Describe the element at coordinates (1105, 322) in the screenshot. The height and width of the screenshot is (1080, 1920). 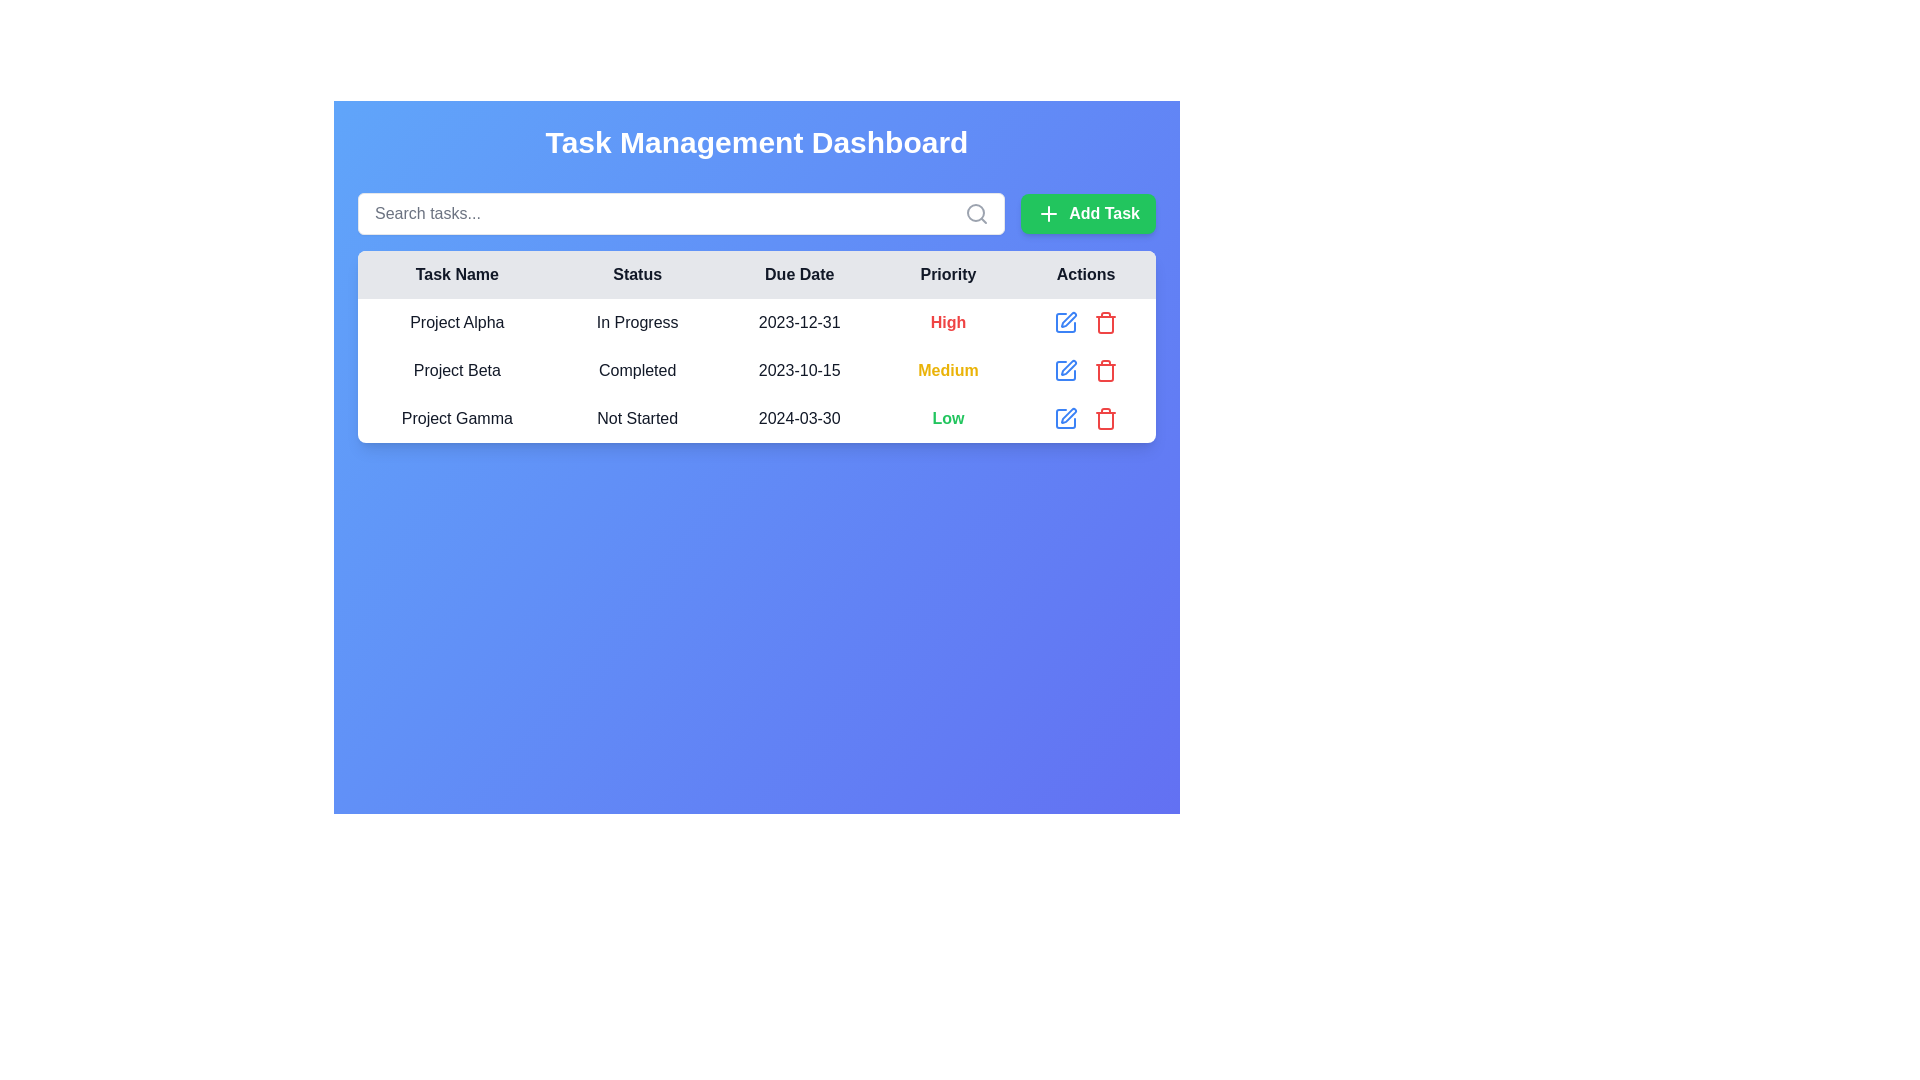
I see `the red trash bin icon located in the 'Actions' column of the Task Management Dashboard, situated in the second row of the table` at that location.